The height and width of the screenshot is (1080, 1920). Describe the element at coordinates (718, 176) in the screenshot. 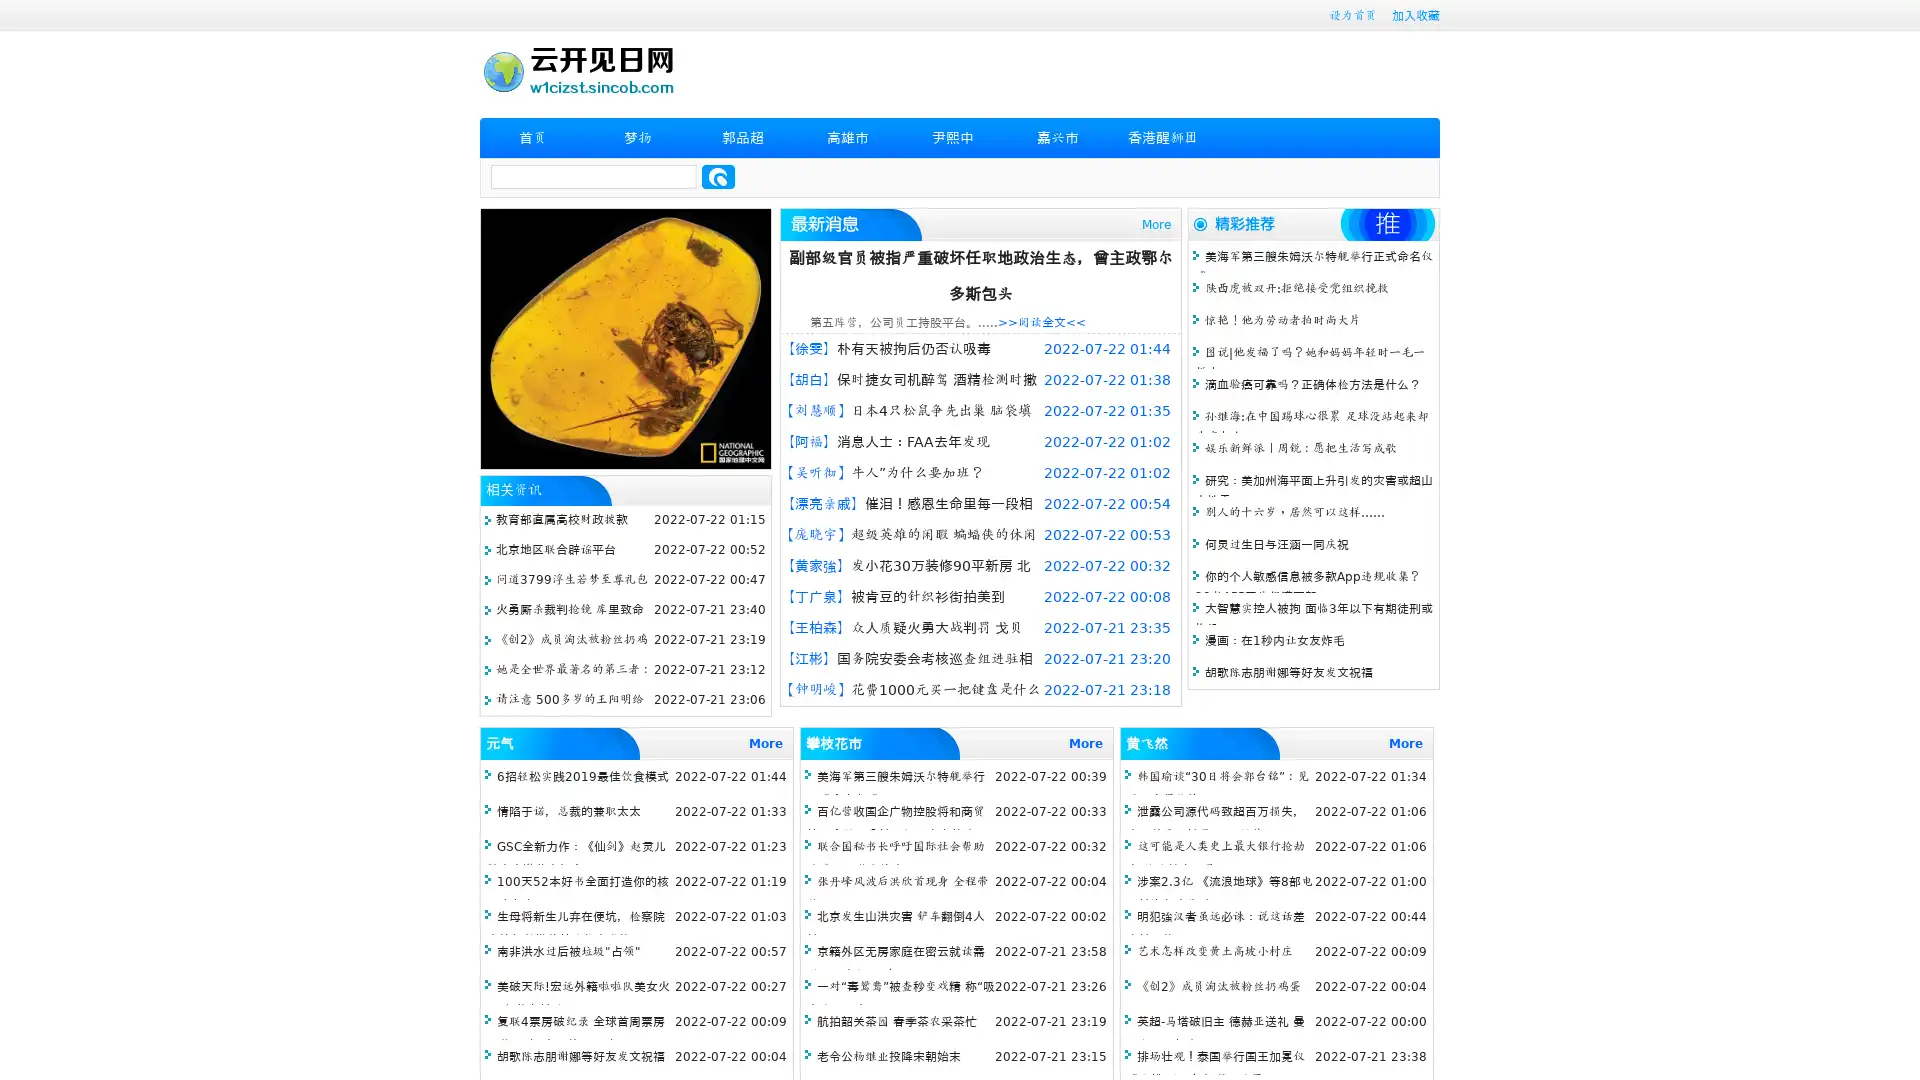

I see `Search` at that location.